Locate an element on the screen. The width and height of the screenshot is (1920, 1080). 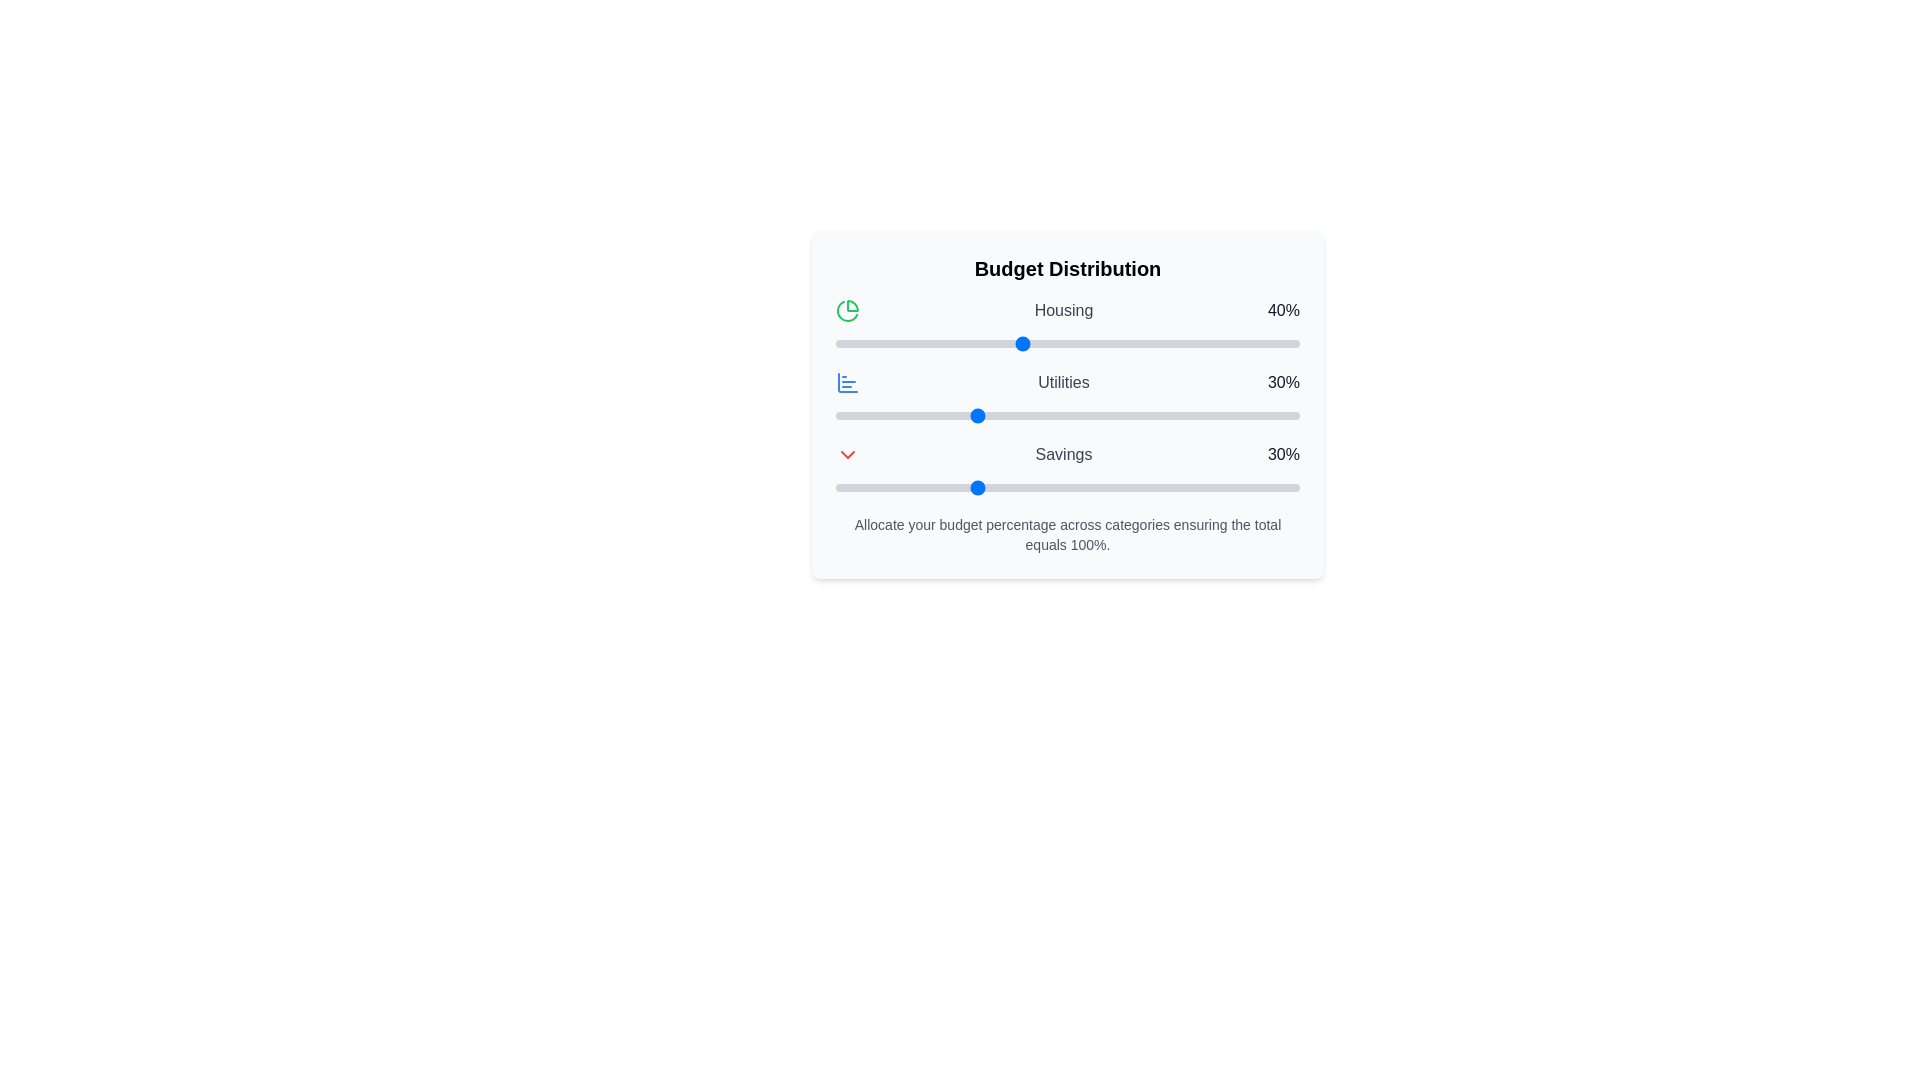
the Housing percentage slider is located at coordinates (1215, 342).